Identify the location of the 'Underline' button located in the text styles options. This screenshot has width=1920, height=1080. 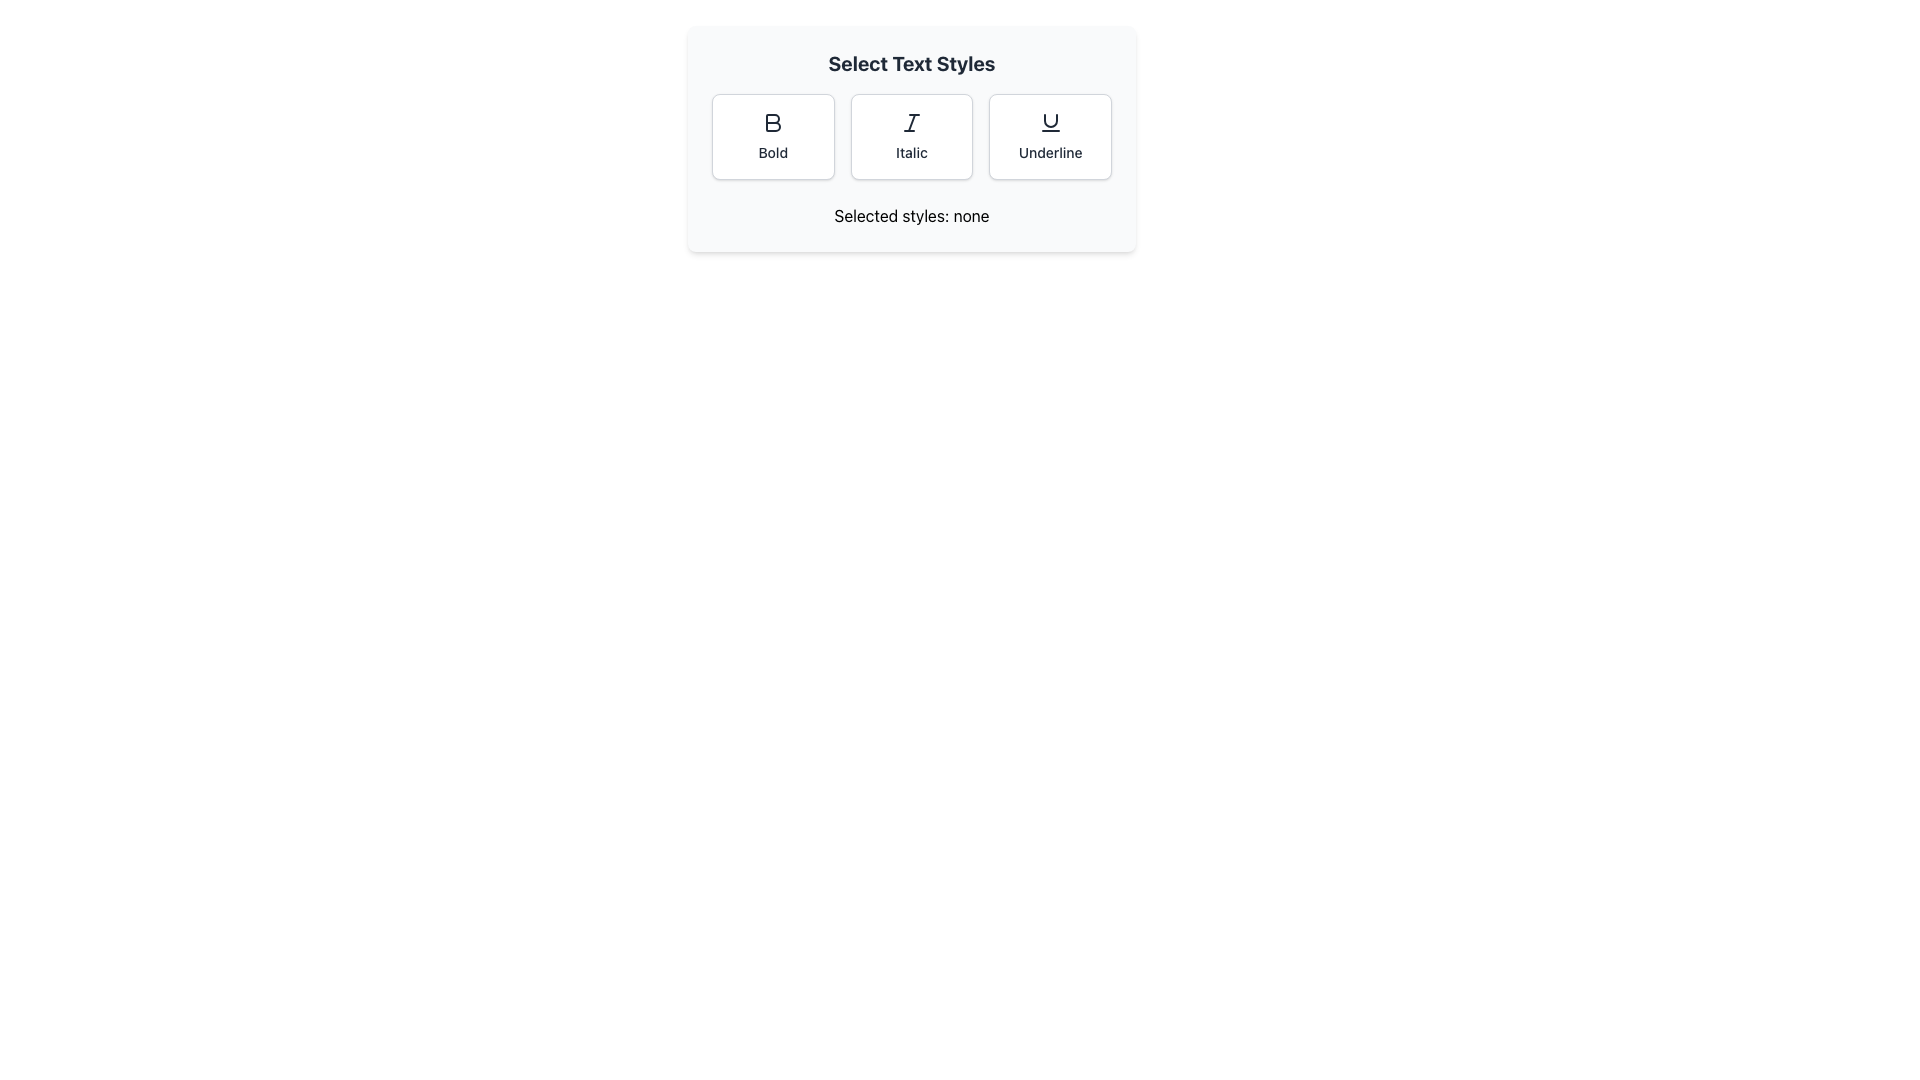
(1049, 123).